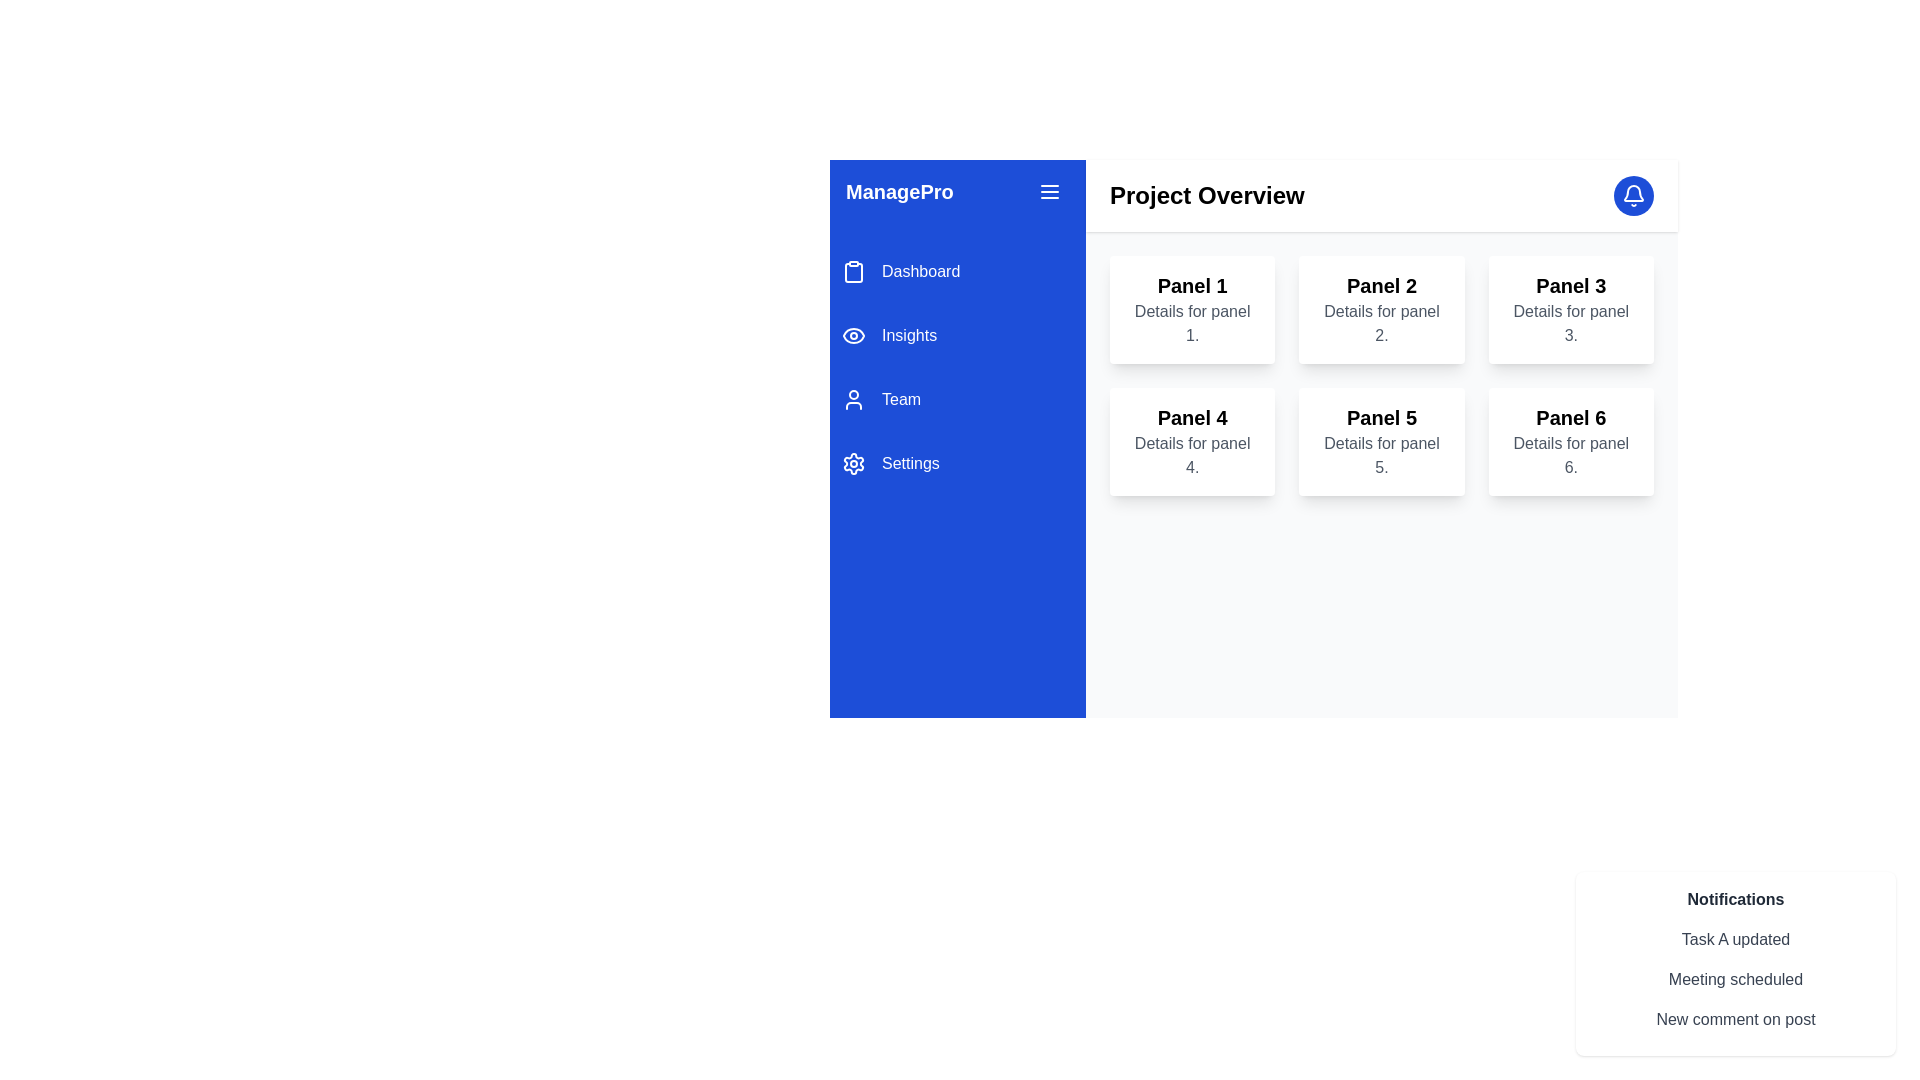 The height and width of the screenshot is (1080, 1920). I want to click on the 'Panel 4' text label, which is bold and large, located within the fourth card of the Project Overview section, so click(1192, 416).